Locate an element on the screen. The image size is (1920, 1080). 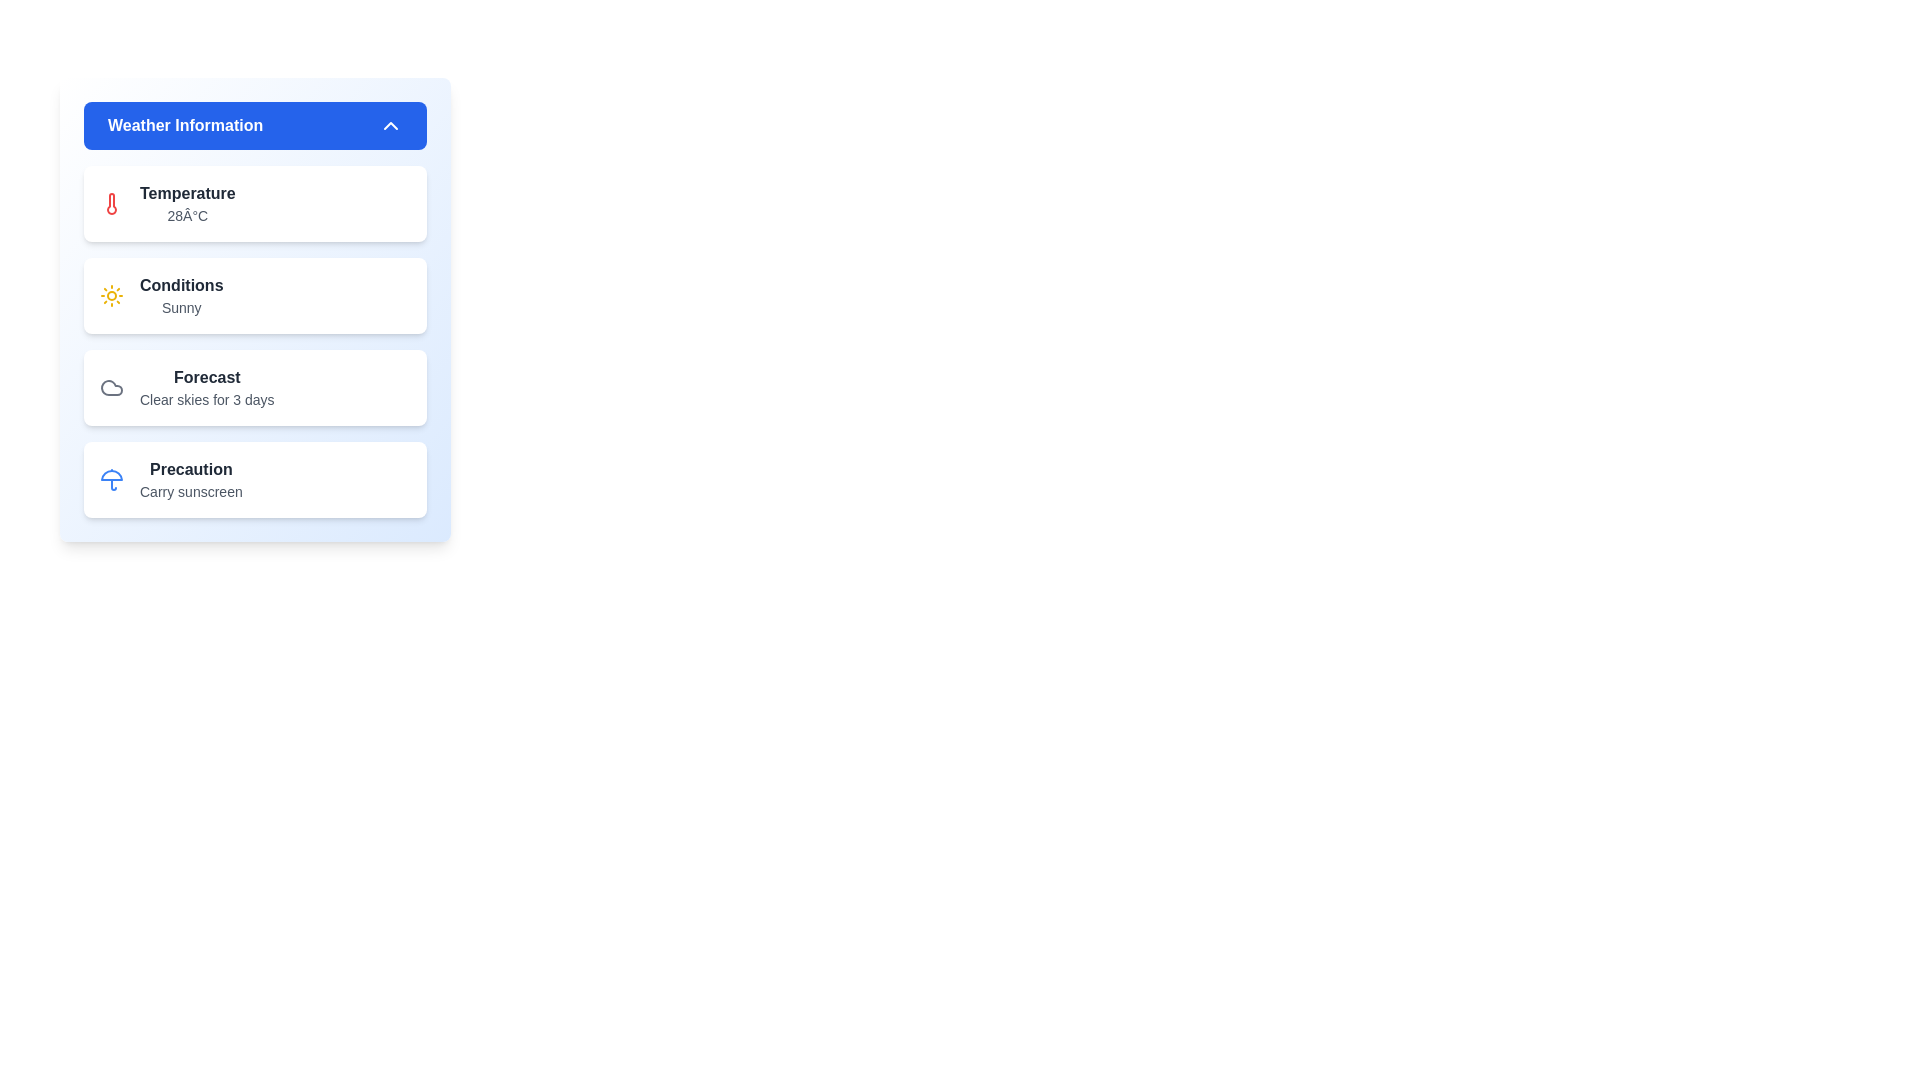
the 'Precaution' header text, which indicates content related to precautions, positioned at the top of its card above the 'Carry sunscreen' text is located at coordinates (191, 470).